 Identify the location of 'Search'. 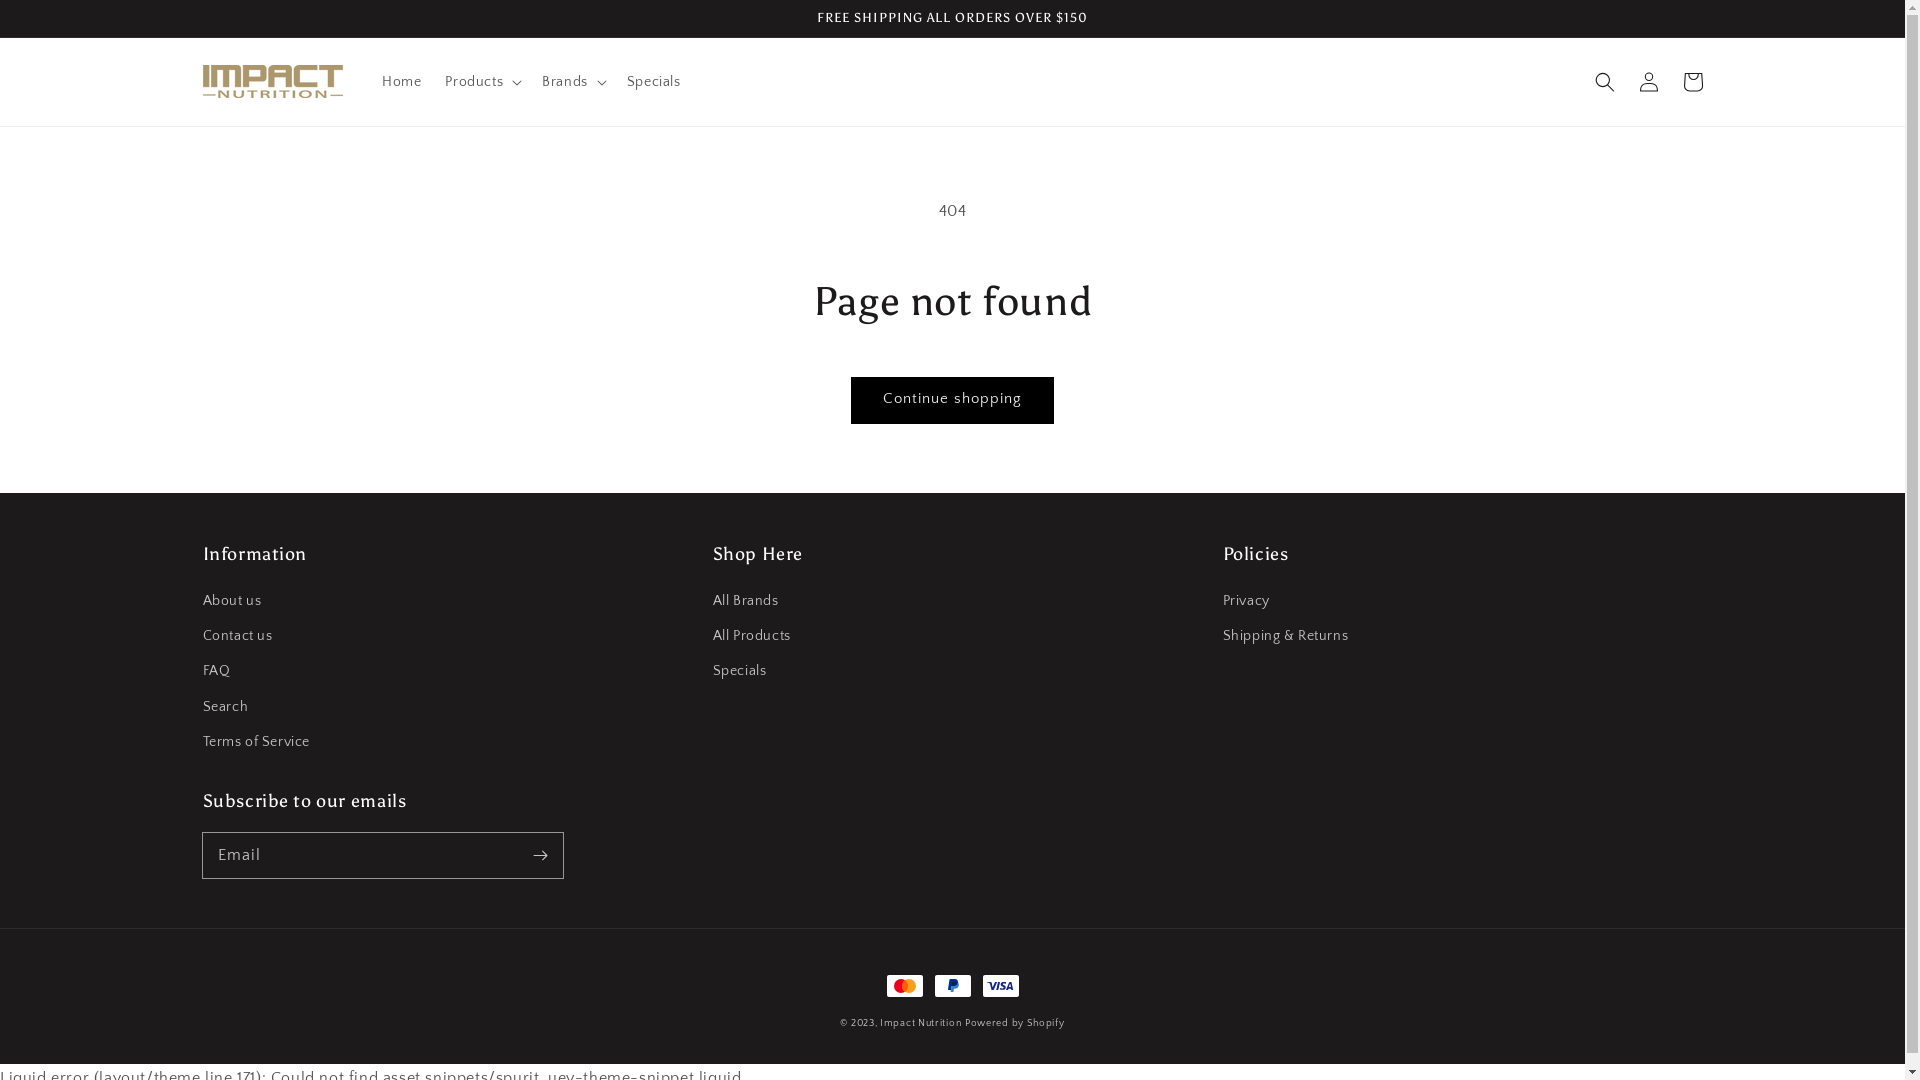
(225, 706).